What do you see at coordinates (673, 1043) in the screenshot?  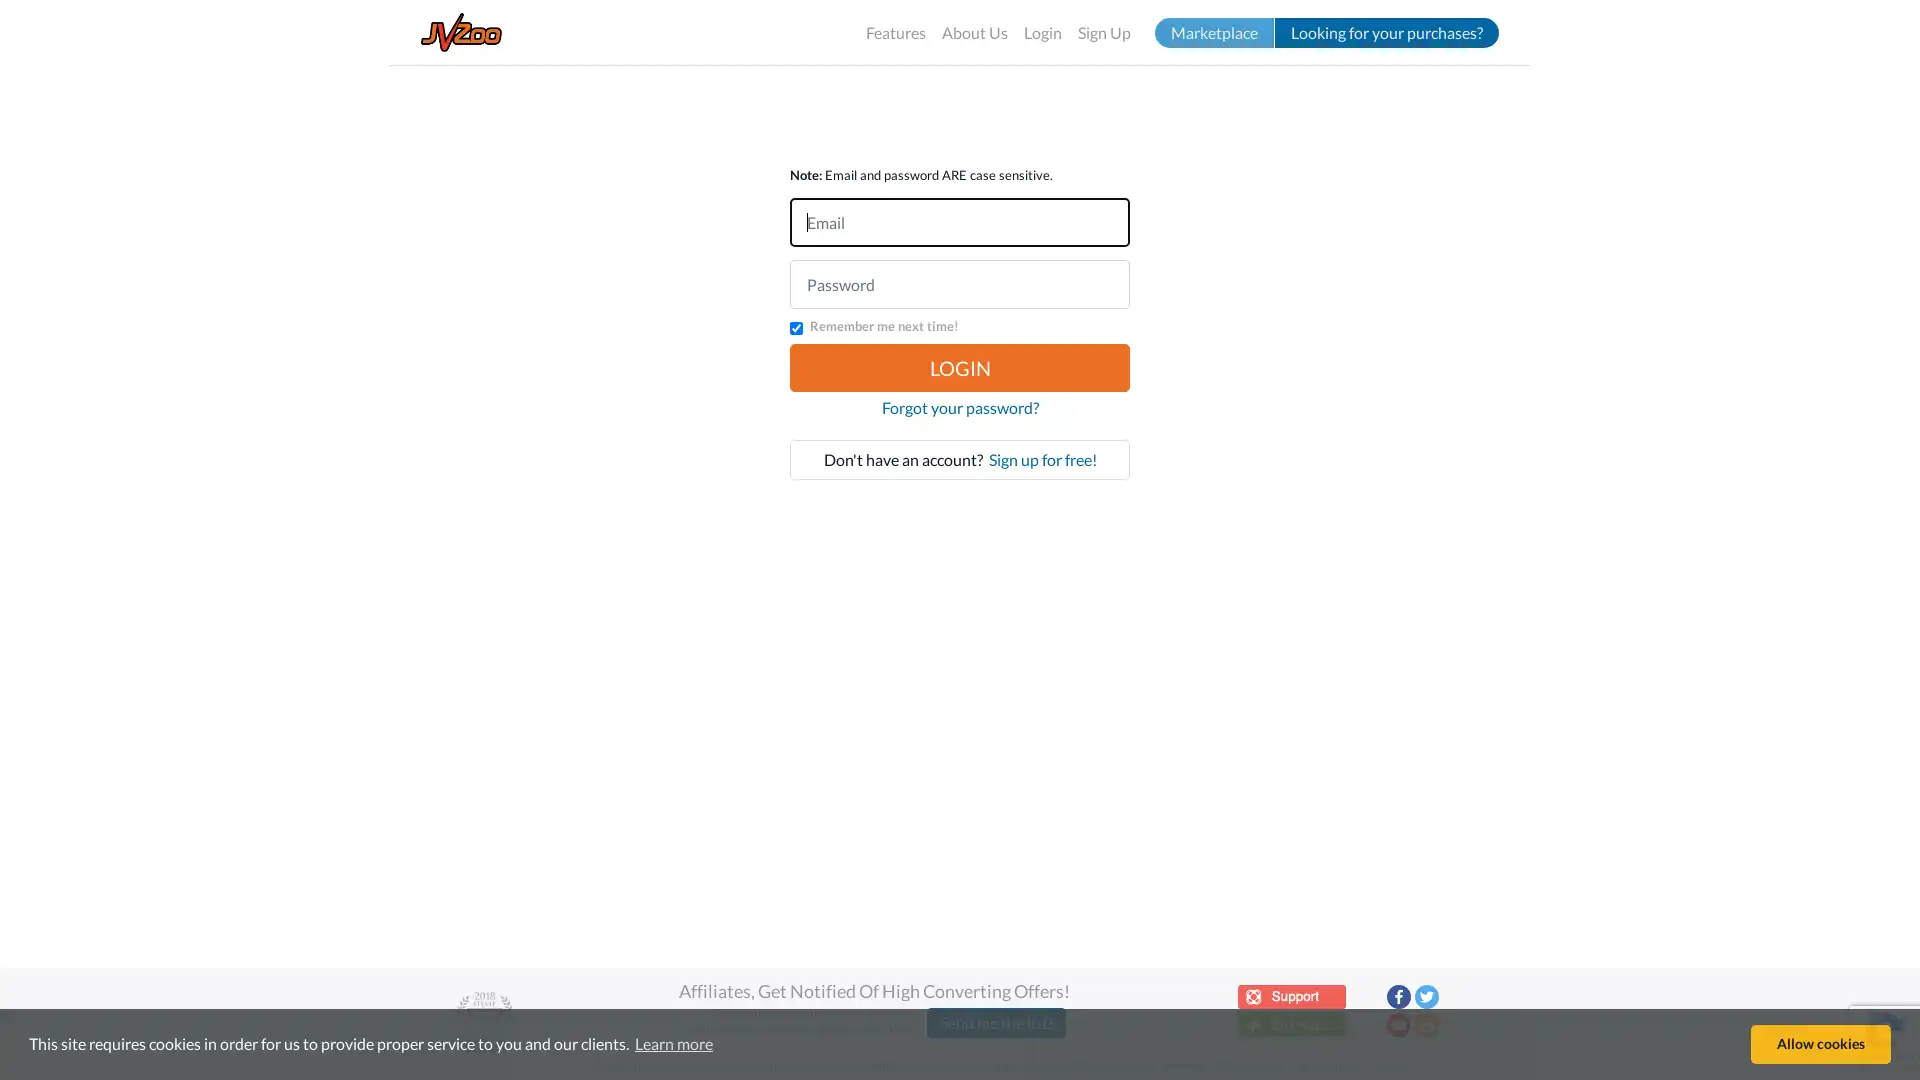 I see `learn more about cookies` at bounding box center [673, 1043].